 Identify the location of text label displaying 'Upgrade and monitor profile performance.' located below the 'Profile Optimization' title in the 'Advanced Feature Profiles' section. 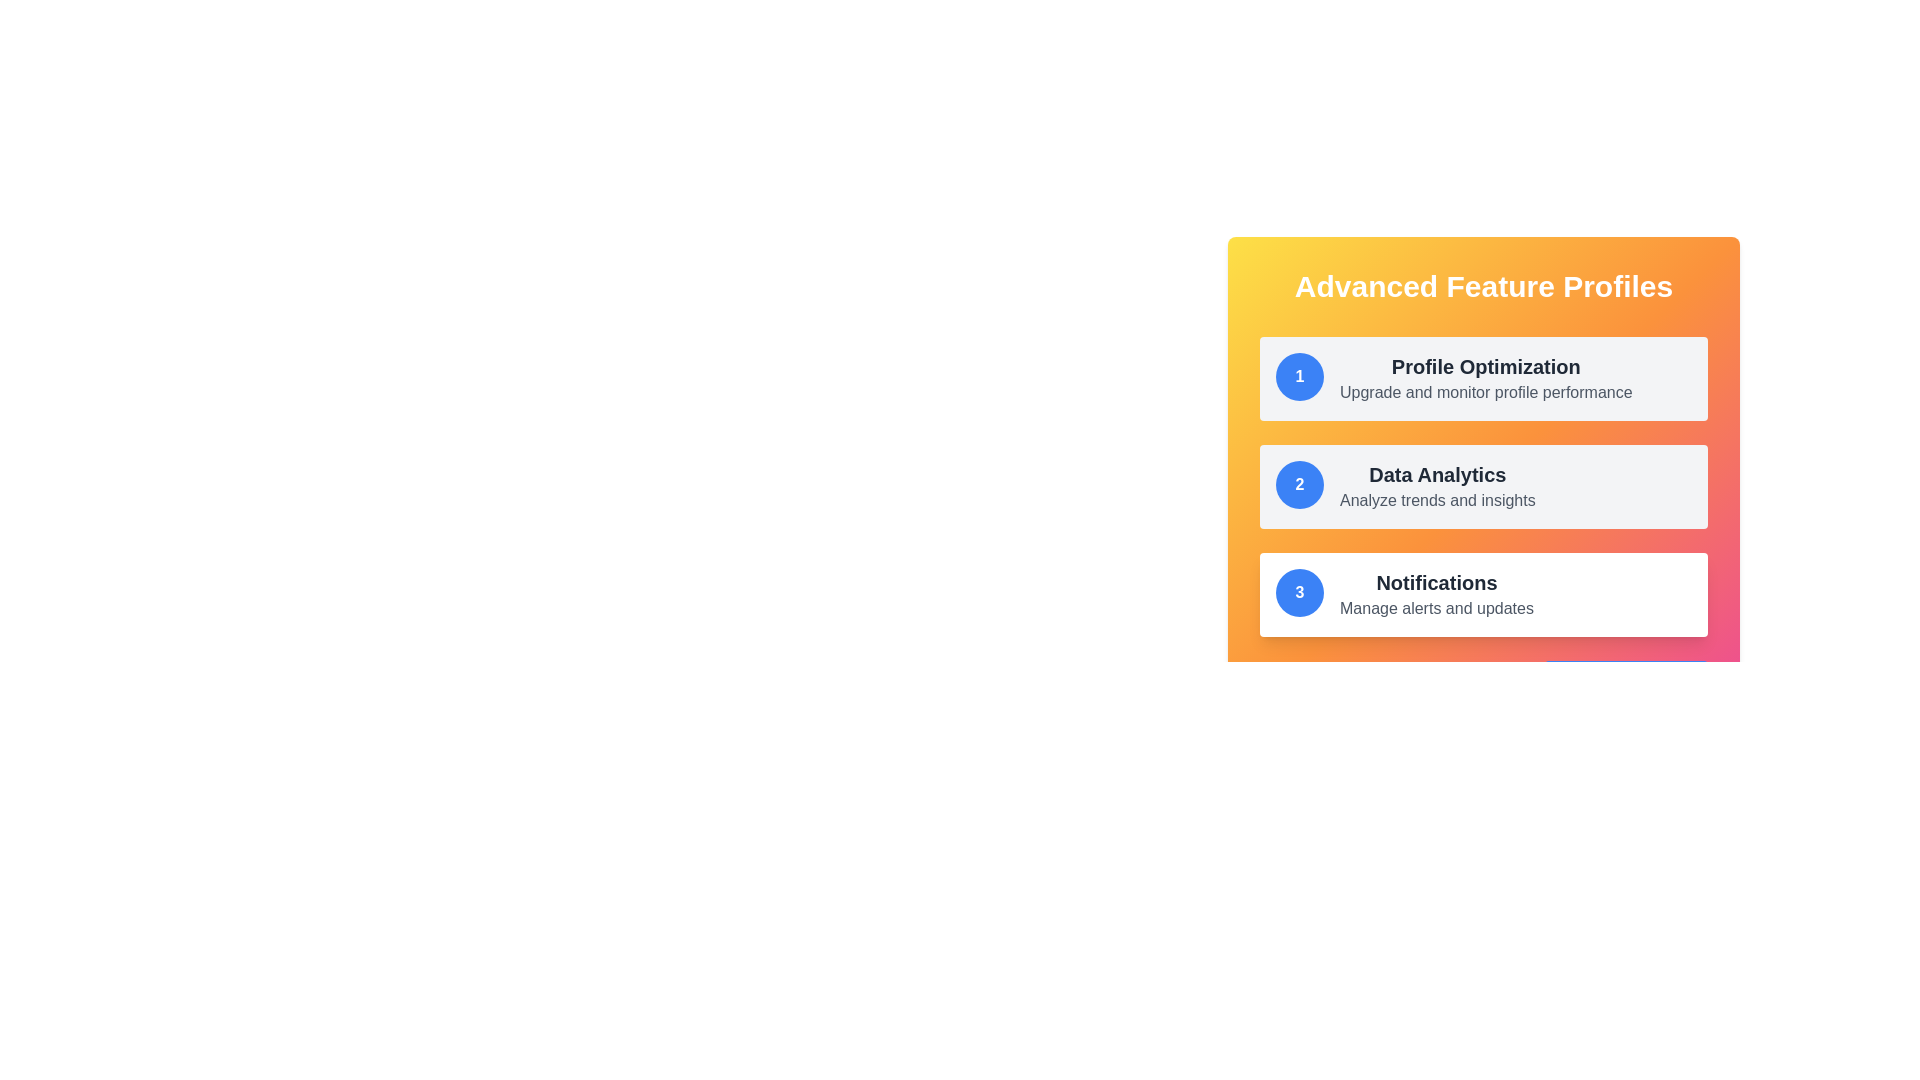
(1486, 393).